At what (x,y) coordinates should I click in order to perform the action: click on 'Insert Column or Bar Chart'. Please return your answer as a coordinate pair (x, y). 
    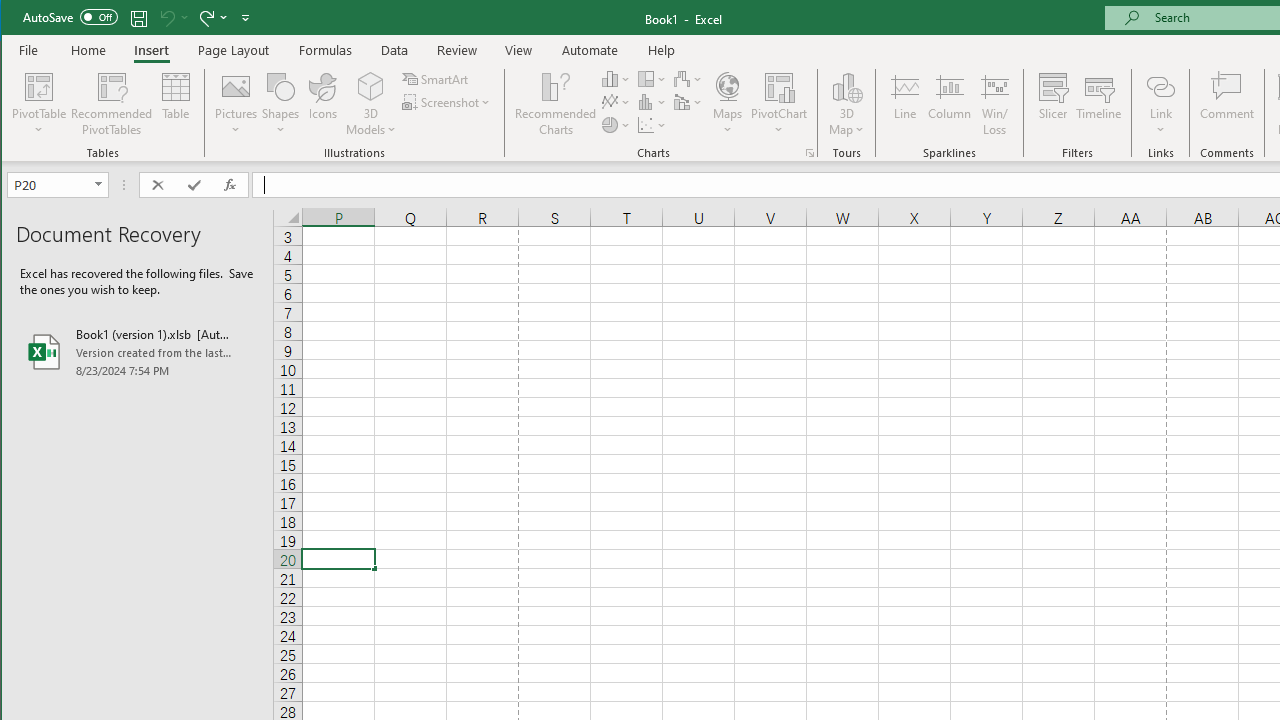
    Looking at the image, I should click on (615, 78).